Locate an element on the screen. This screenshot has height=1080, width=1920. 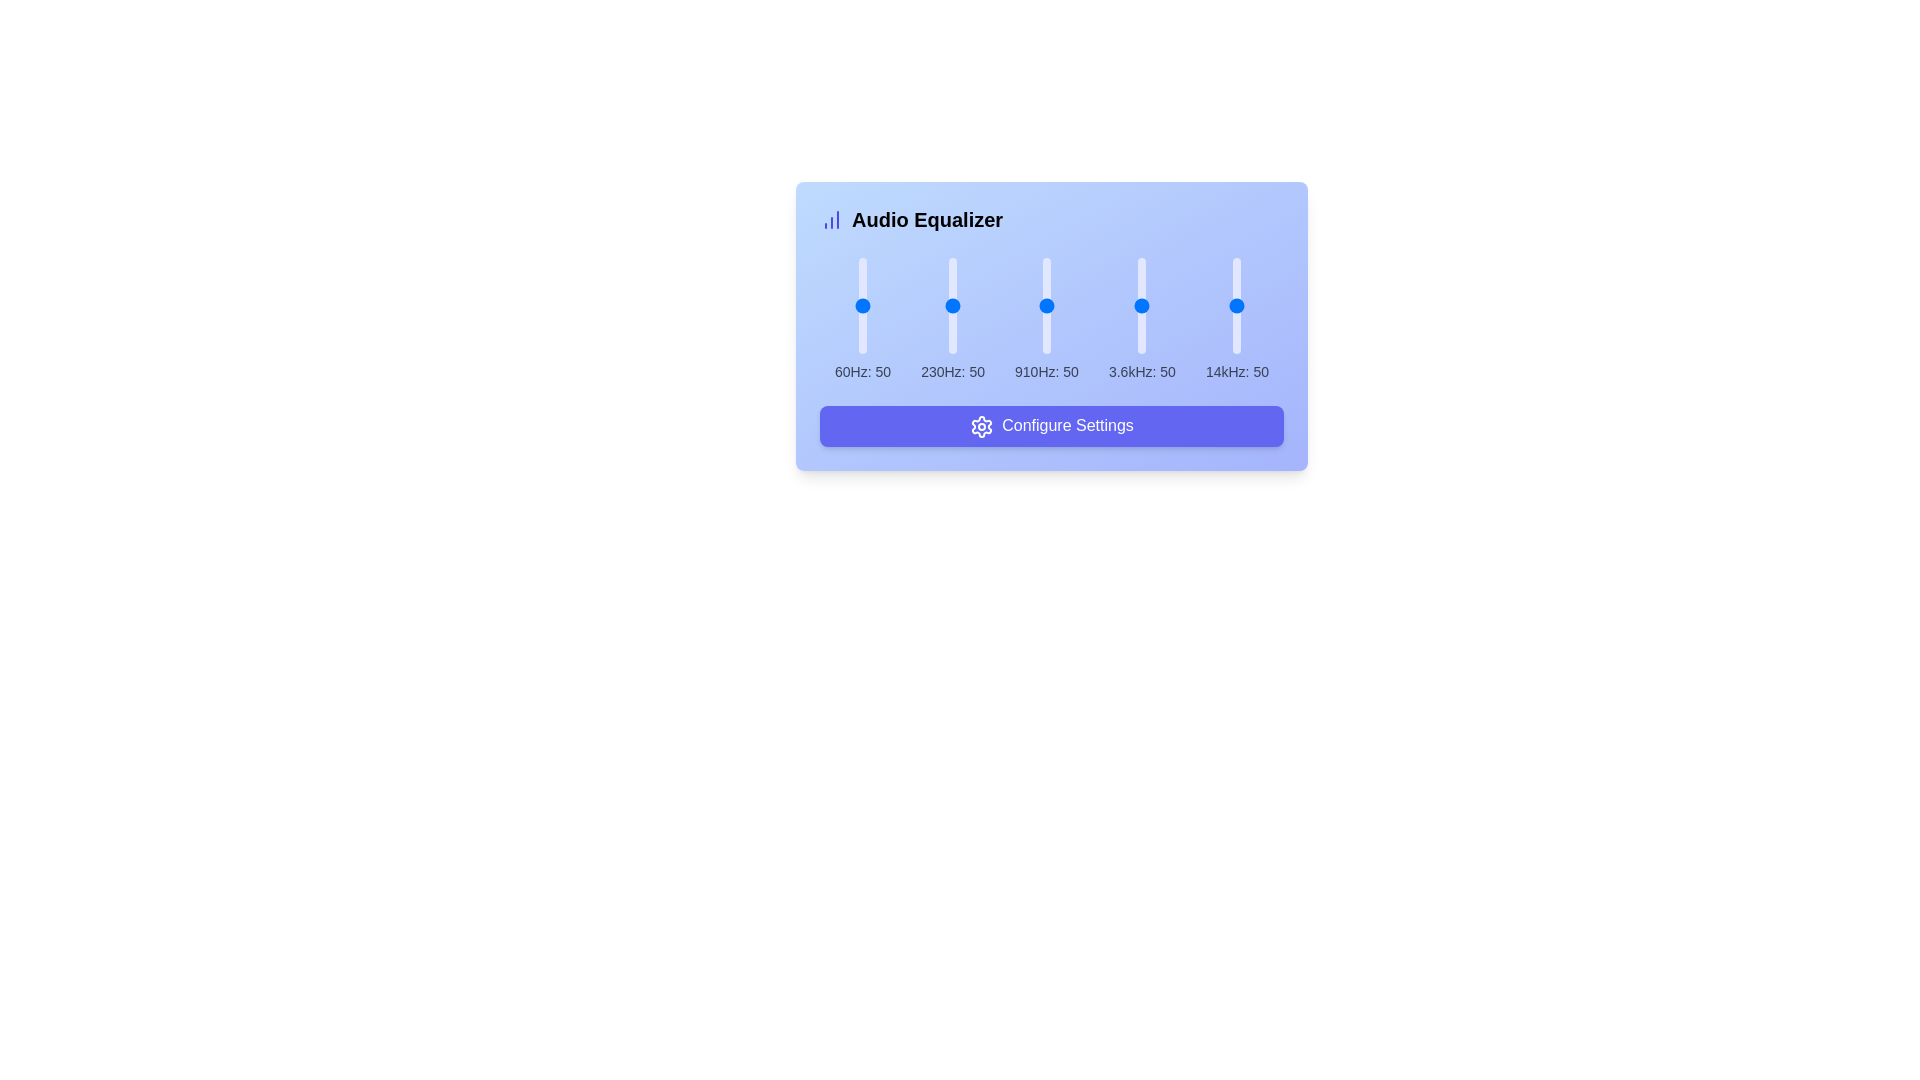
the 230Hz band value is located at coordinates (952, 284).